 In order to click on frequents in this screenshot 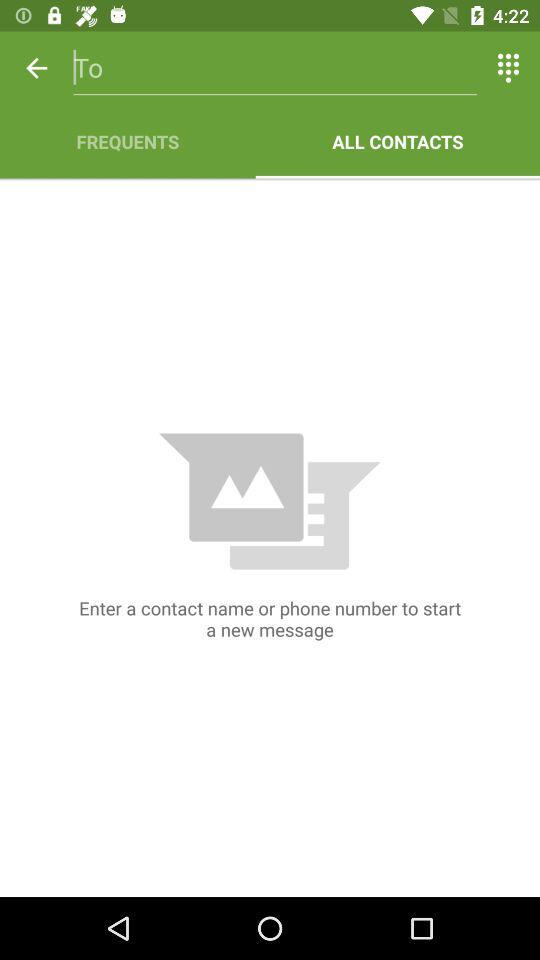, I will do `click(127, 140)`.